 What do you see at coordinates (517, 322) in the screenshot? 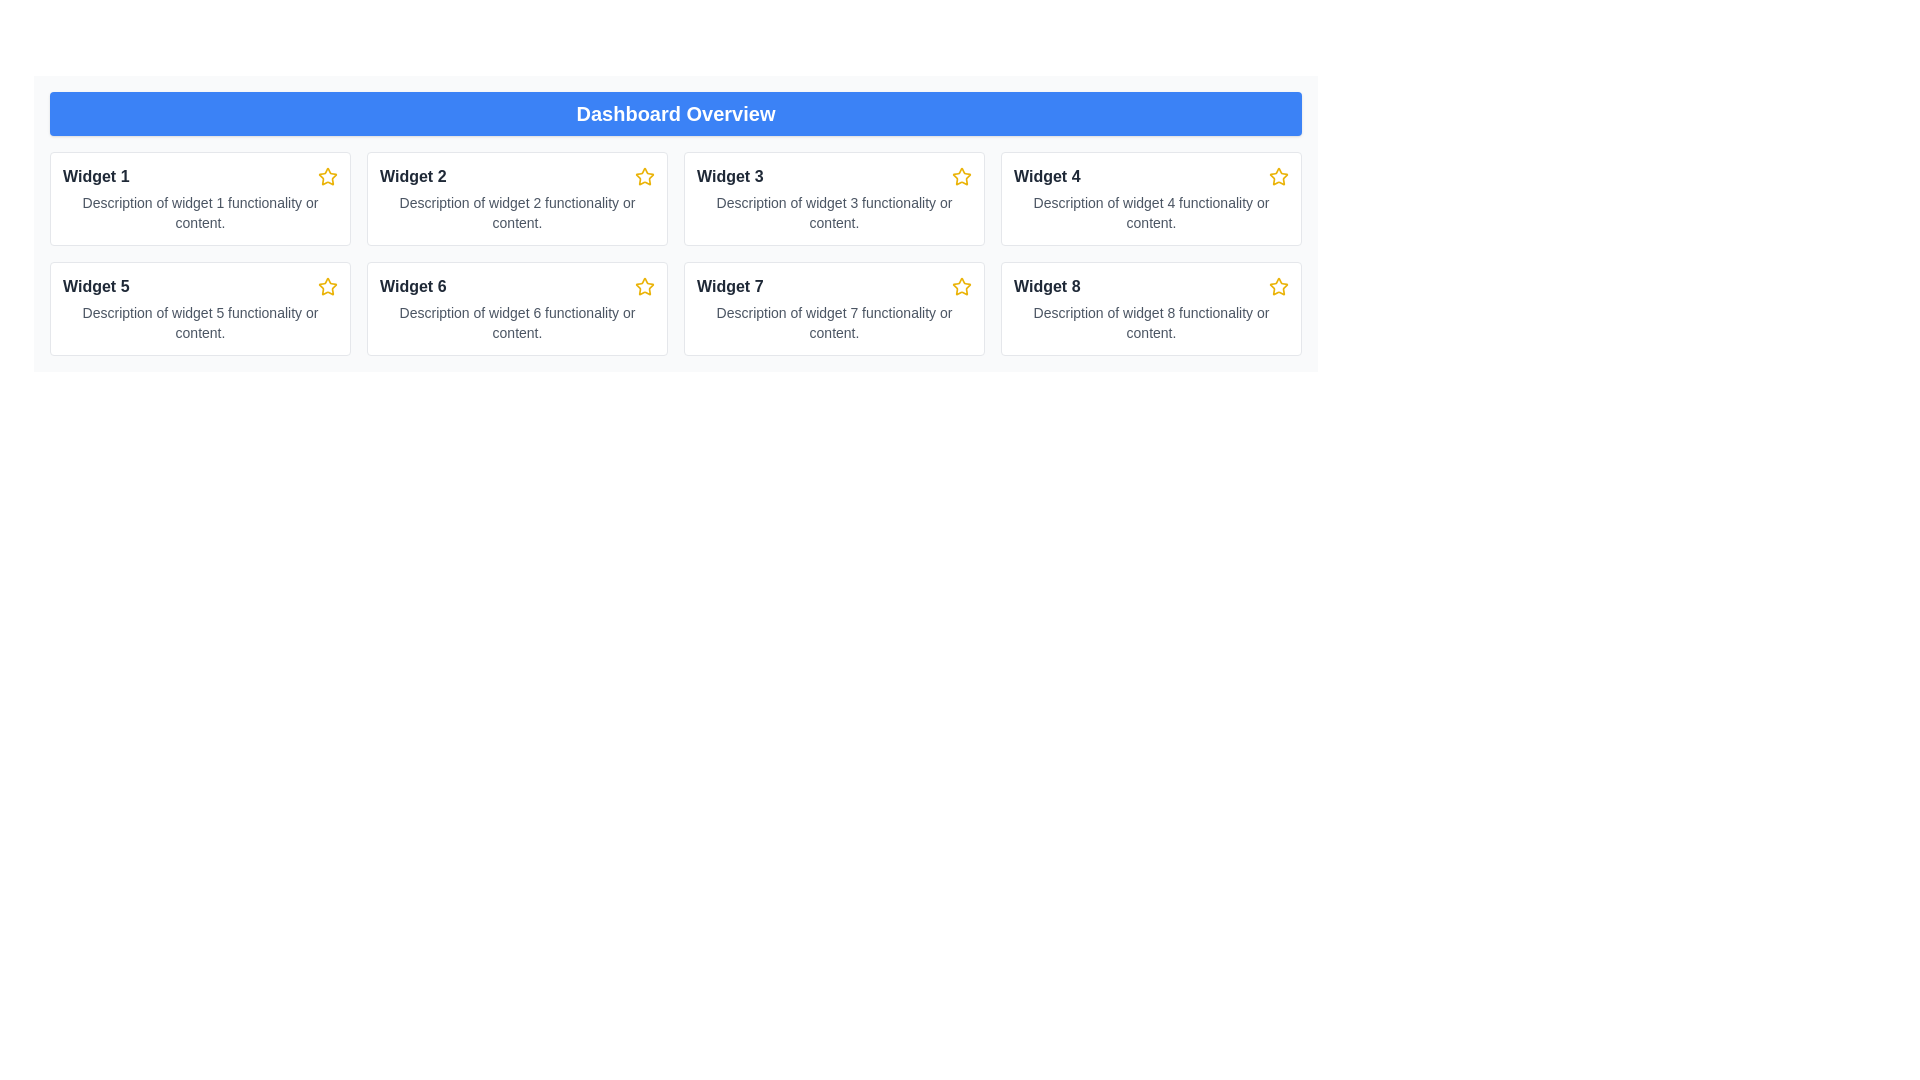
I see `the descriptive text located at the lower part of Widget 6 to trigger any associated tooltips or animations` at bounding box center [517, 322].